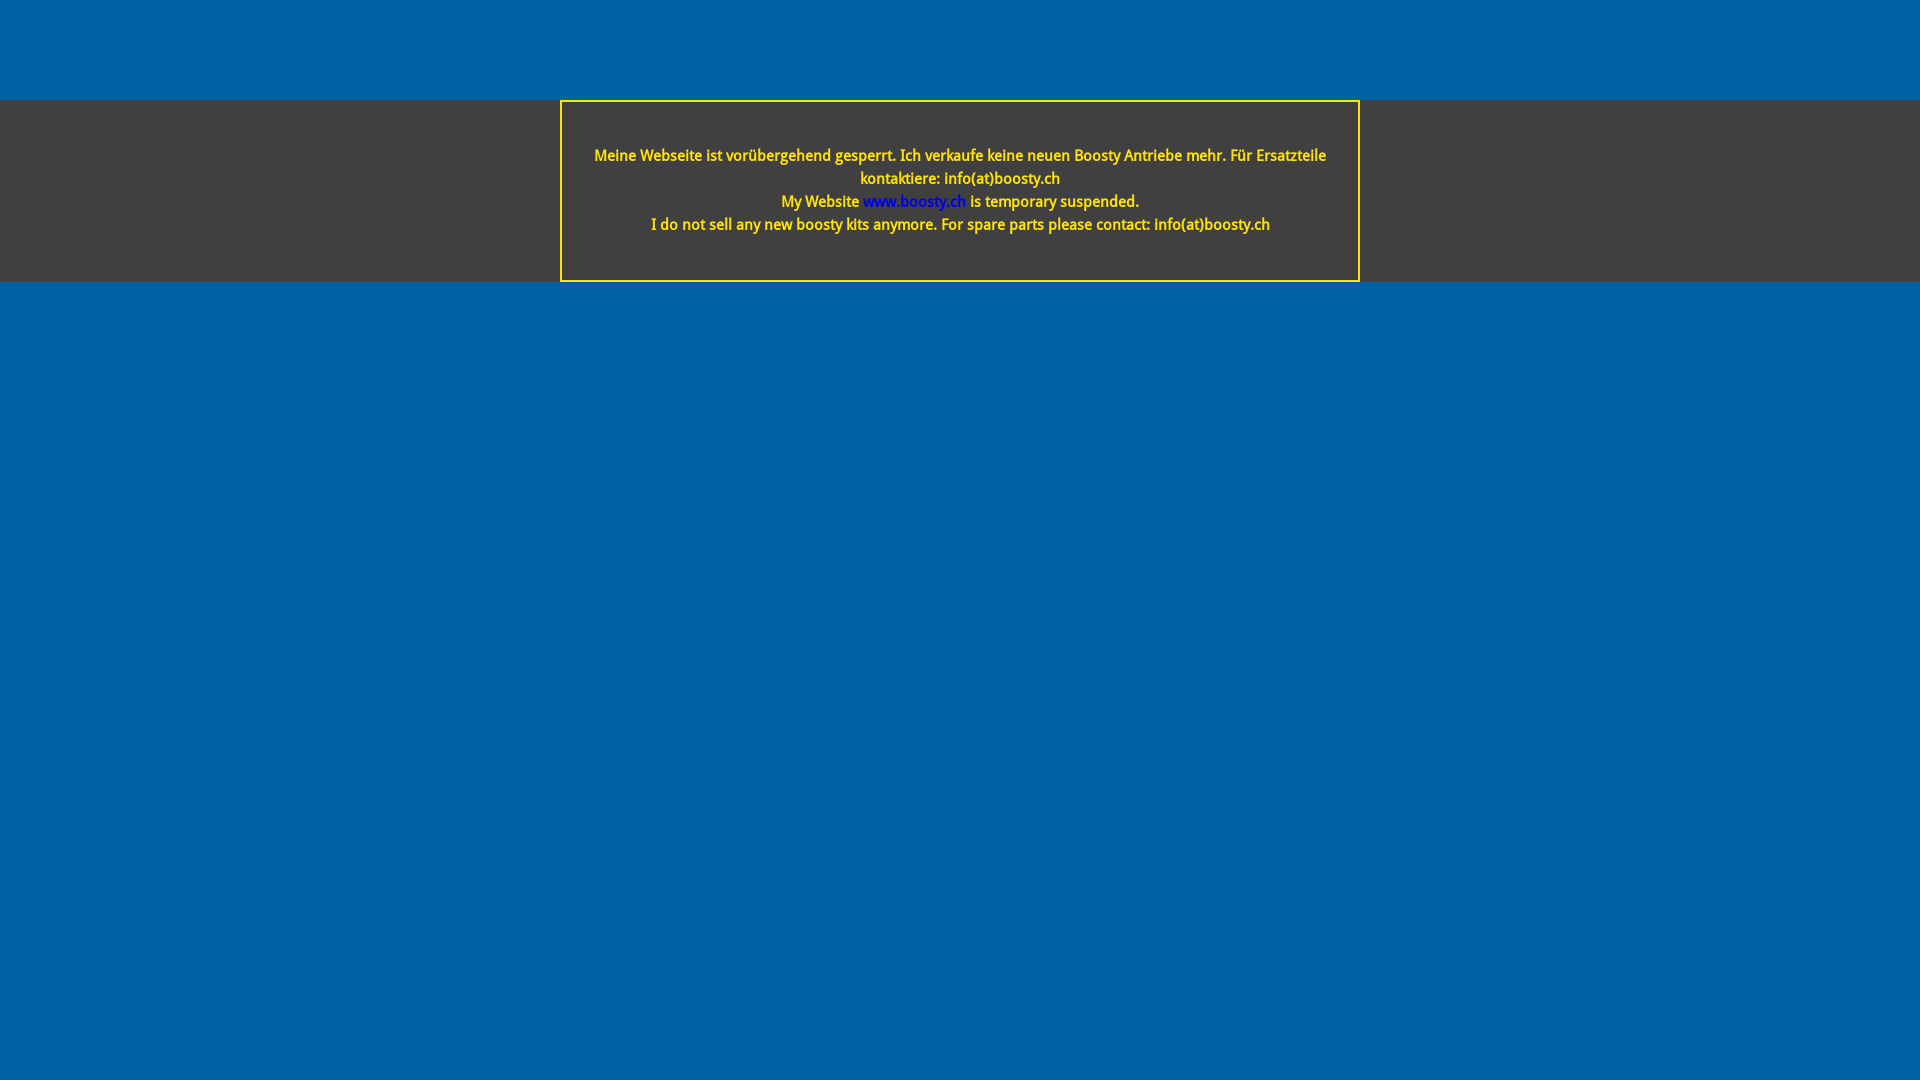 The width and height of the screenshot is (1920, 1080). I want to click on 'www.boosty.ch', so click(913, 201).